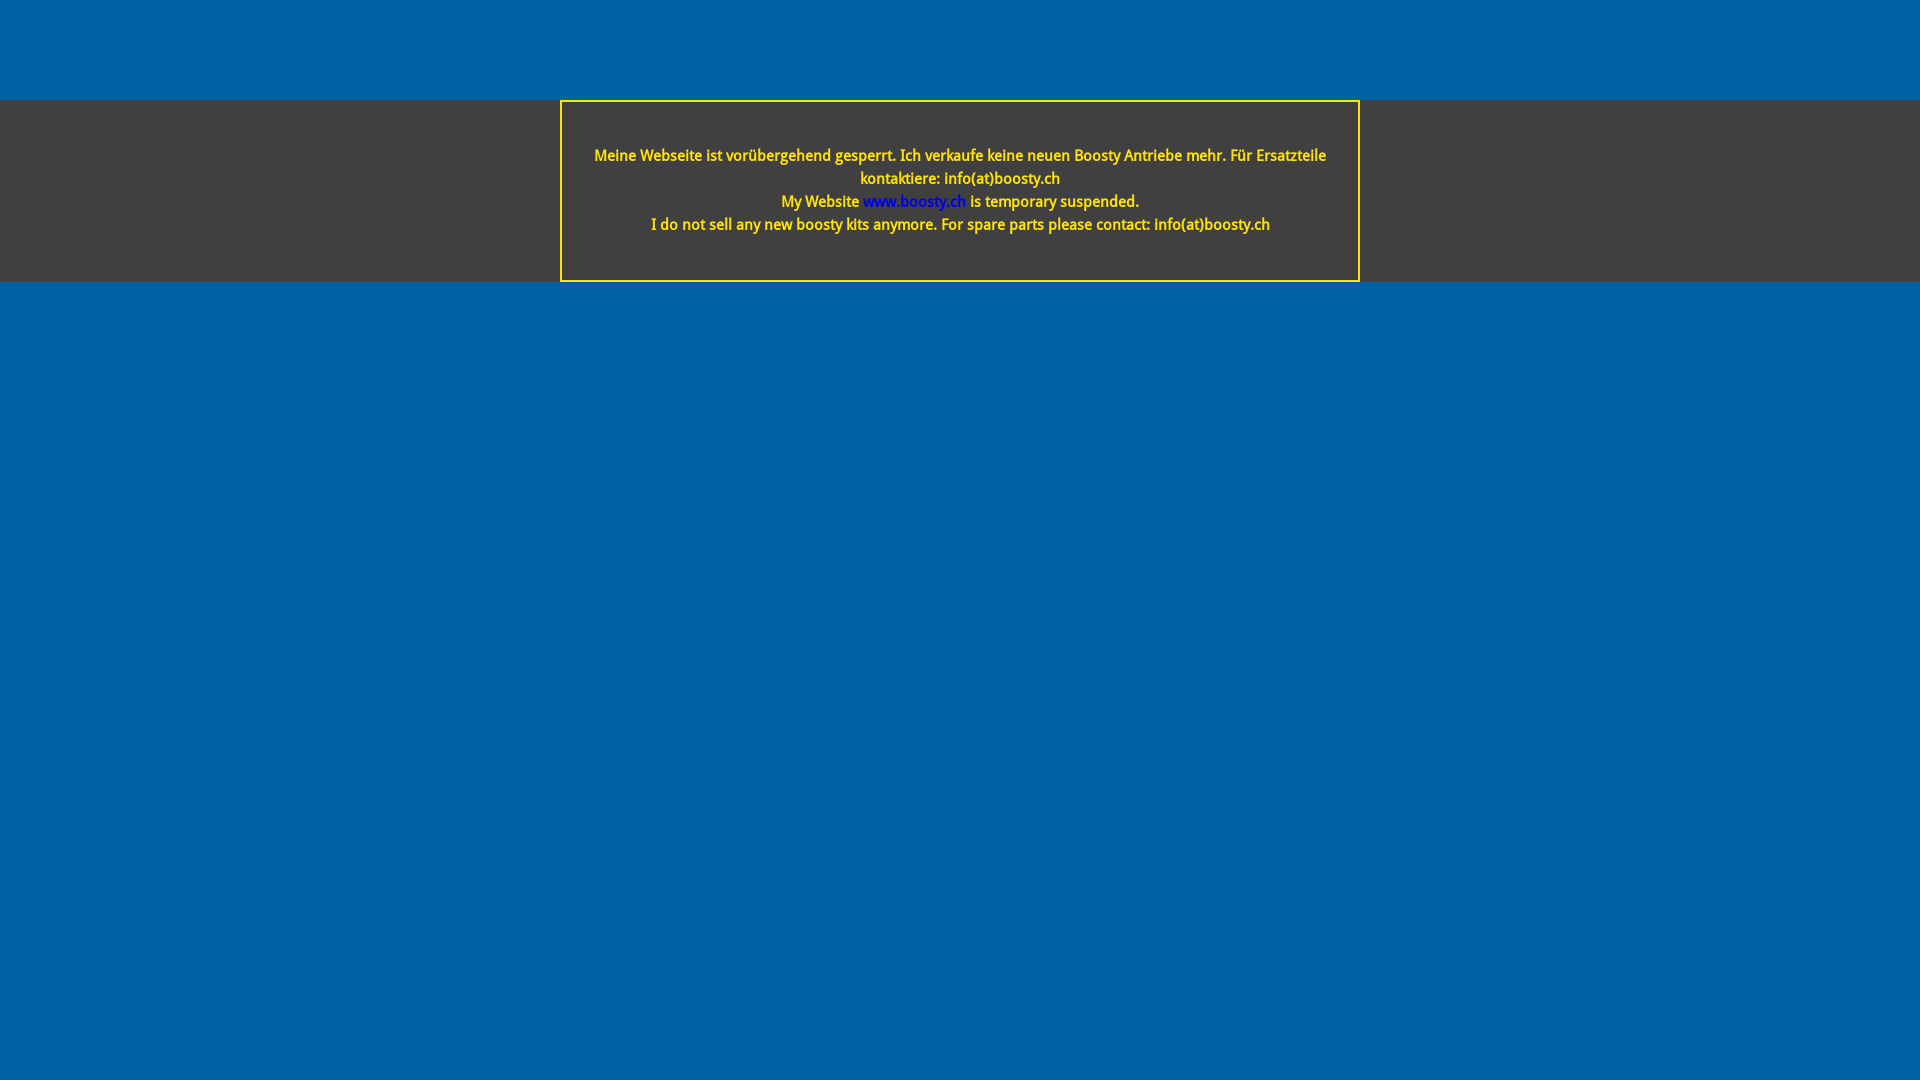 The width and height of the screenshot is (1920, 1080). I want to click on 'www.boosty.ch', so click(913, 201).